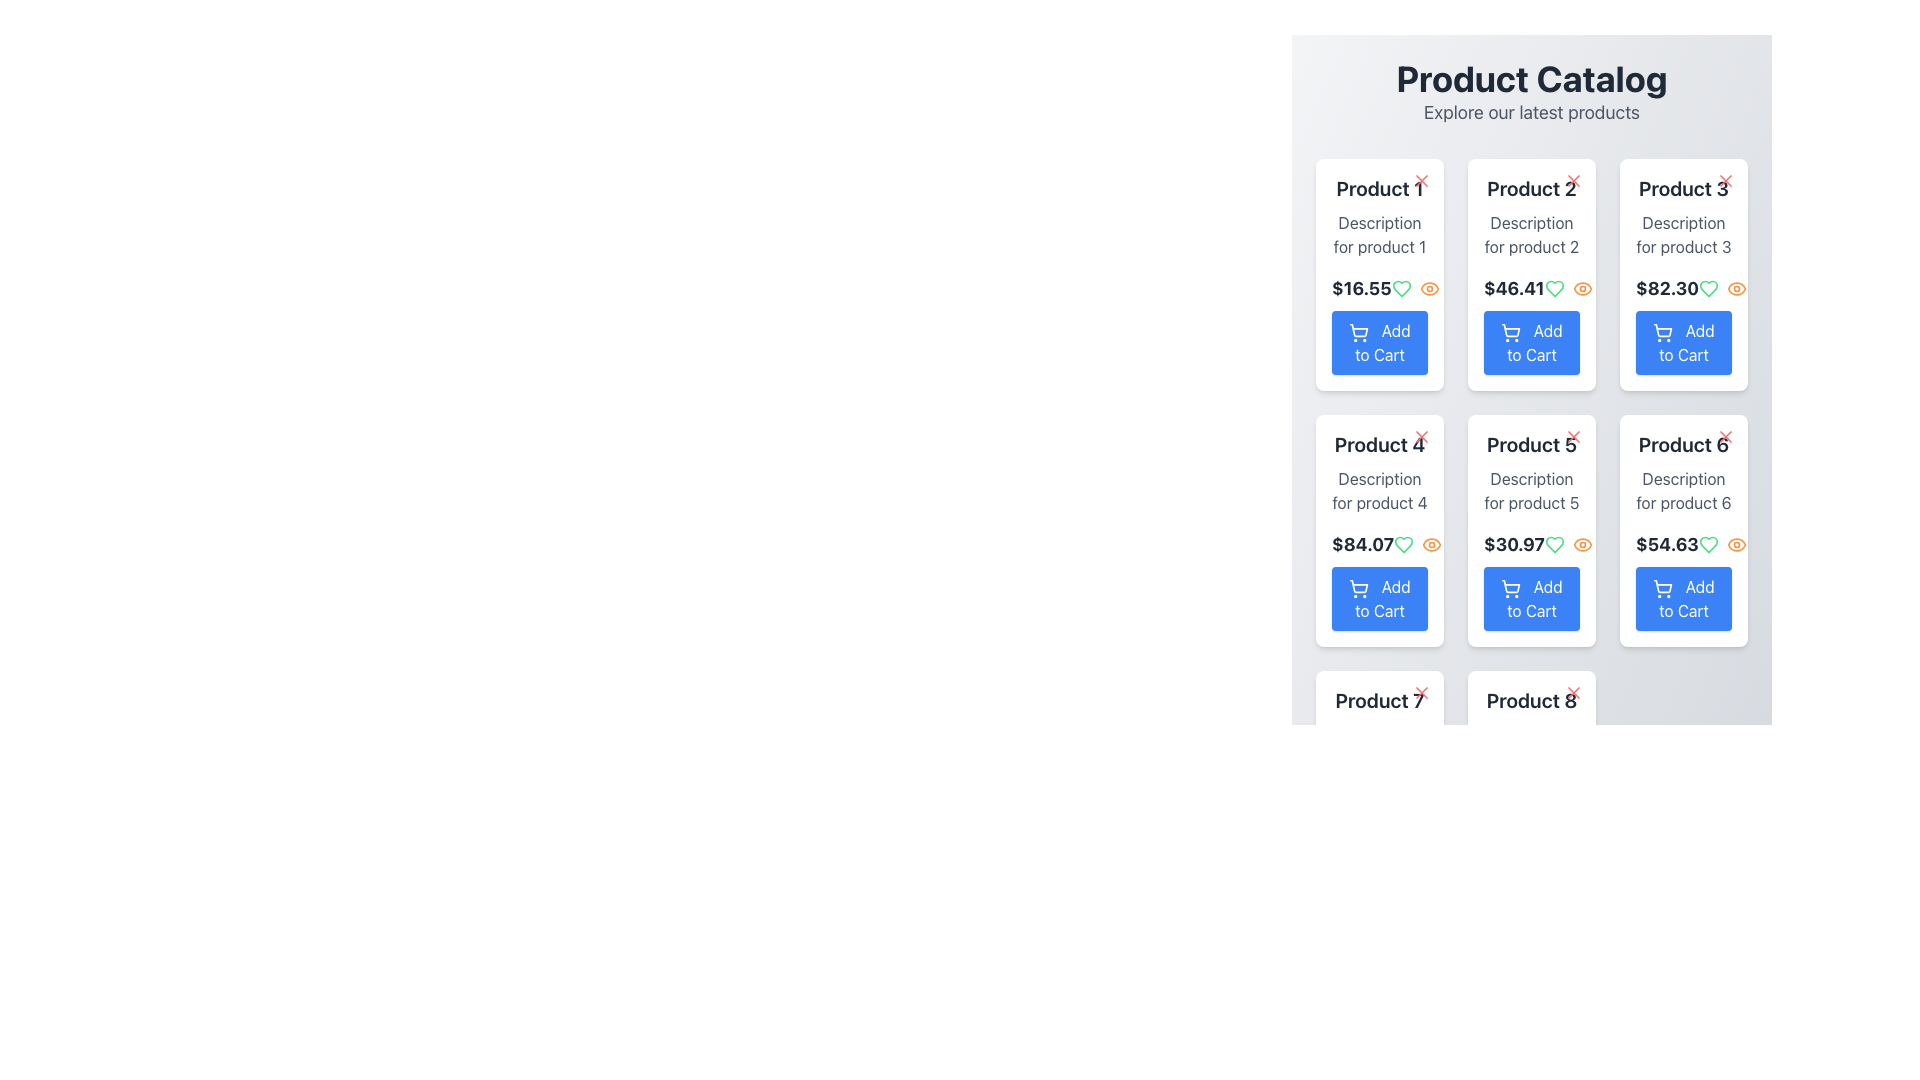  What do you see at coordinates (1735, 544) in the screenshot?
I see `the 'view details' icon located in the second column of the second row for 'Product 6' in the product catalog grid` at bounding box center [1735, 544].